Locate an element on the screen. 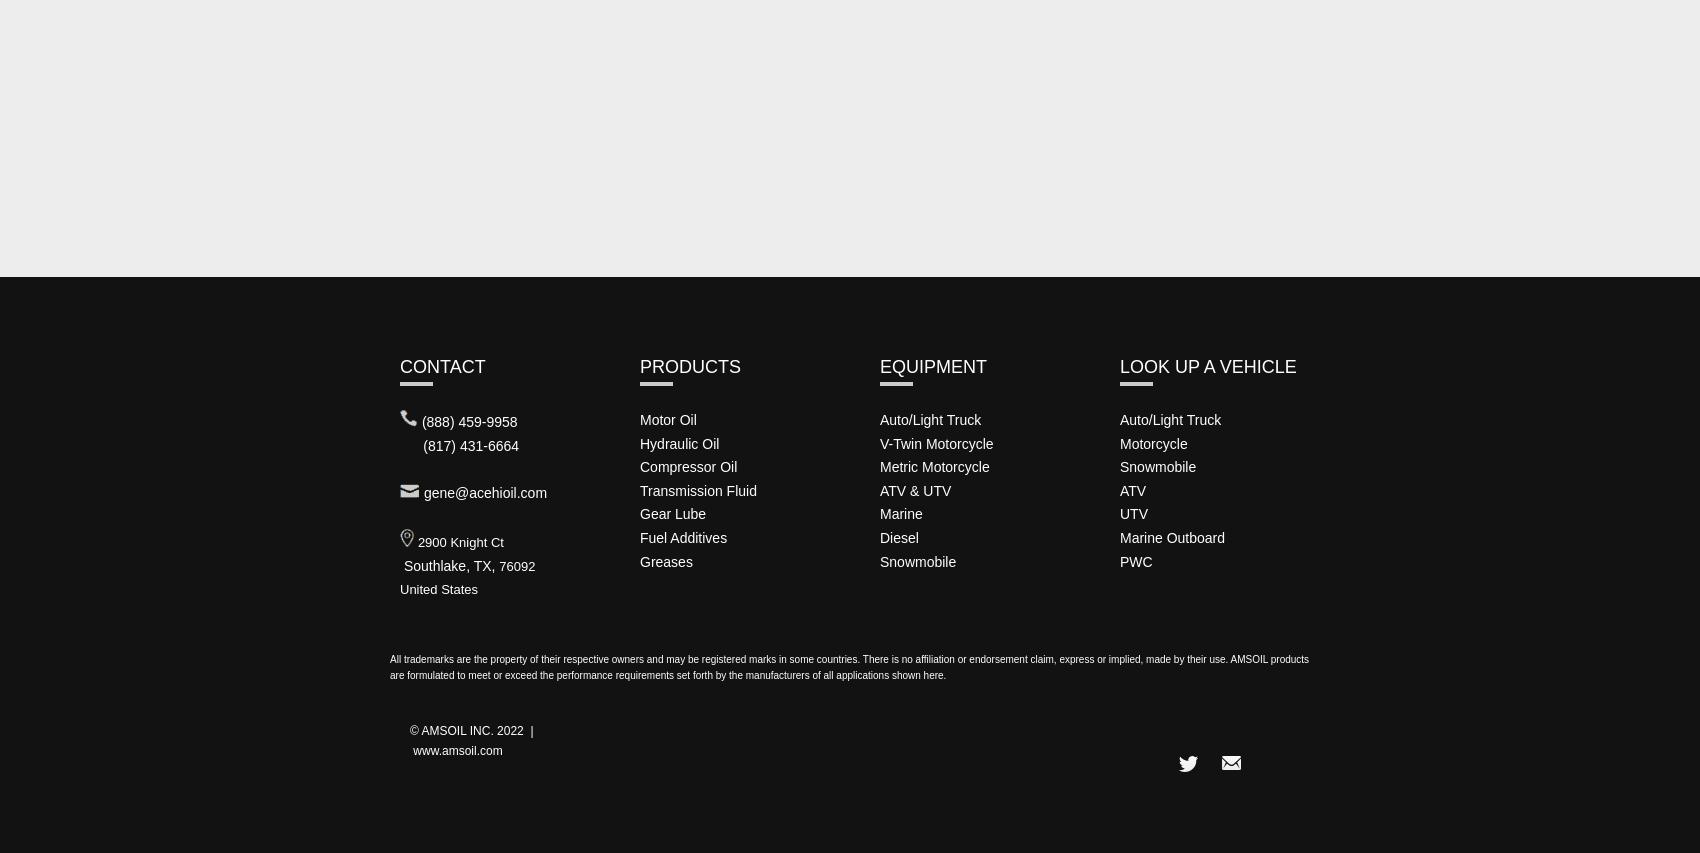 This screenshot has width=1700, height=853. 'ATV' is located at coordinates (1133, 488).